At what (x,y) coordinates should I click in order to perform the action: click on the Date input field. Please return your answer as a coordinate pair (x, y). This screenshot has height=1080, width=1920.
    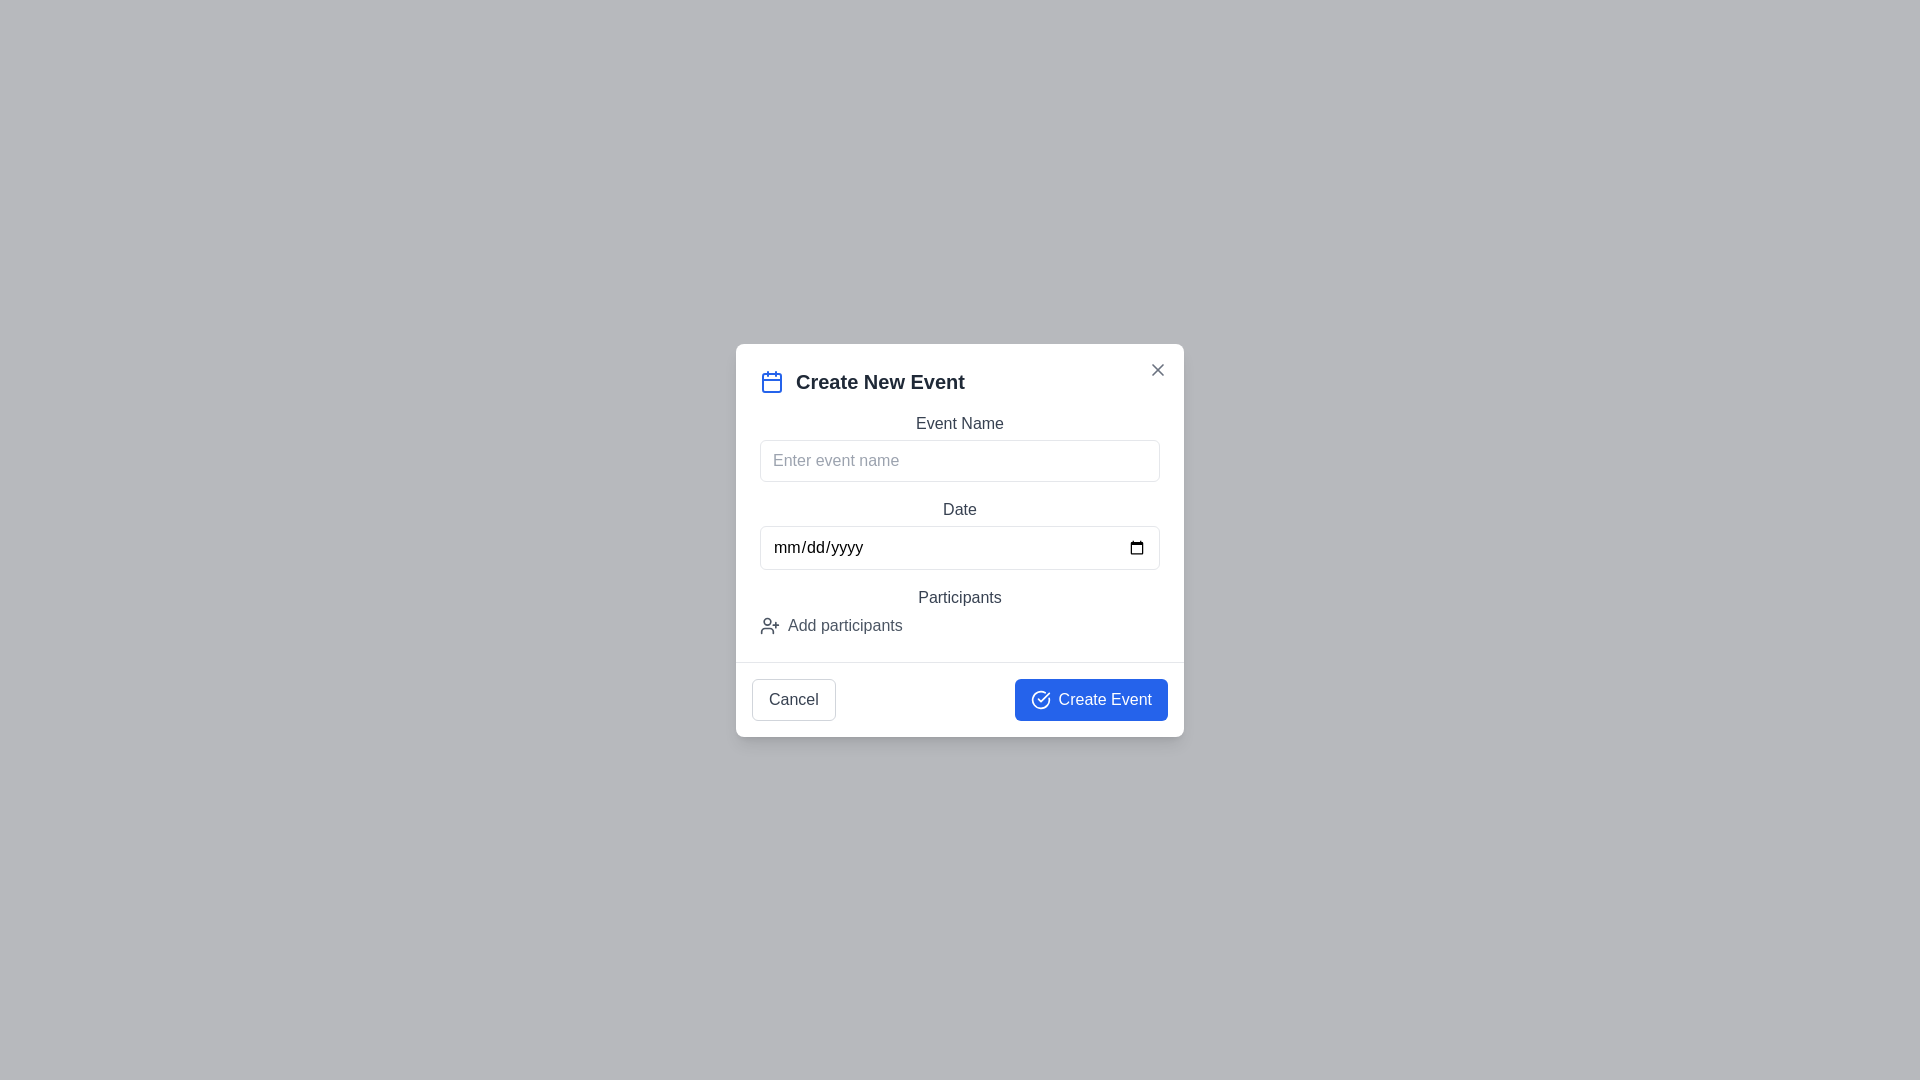
    Looking at the image, I should click on (960, 547).